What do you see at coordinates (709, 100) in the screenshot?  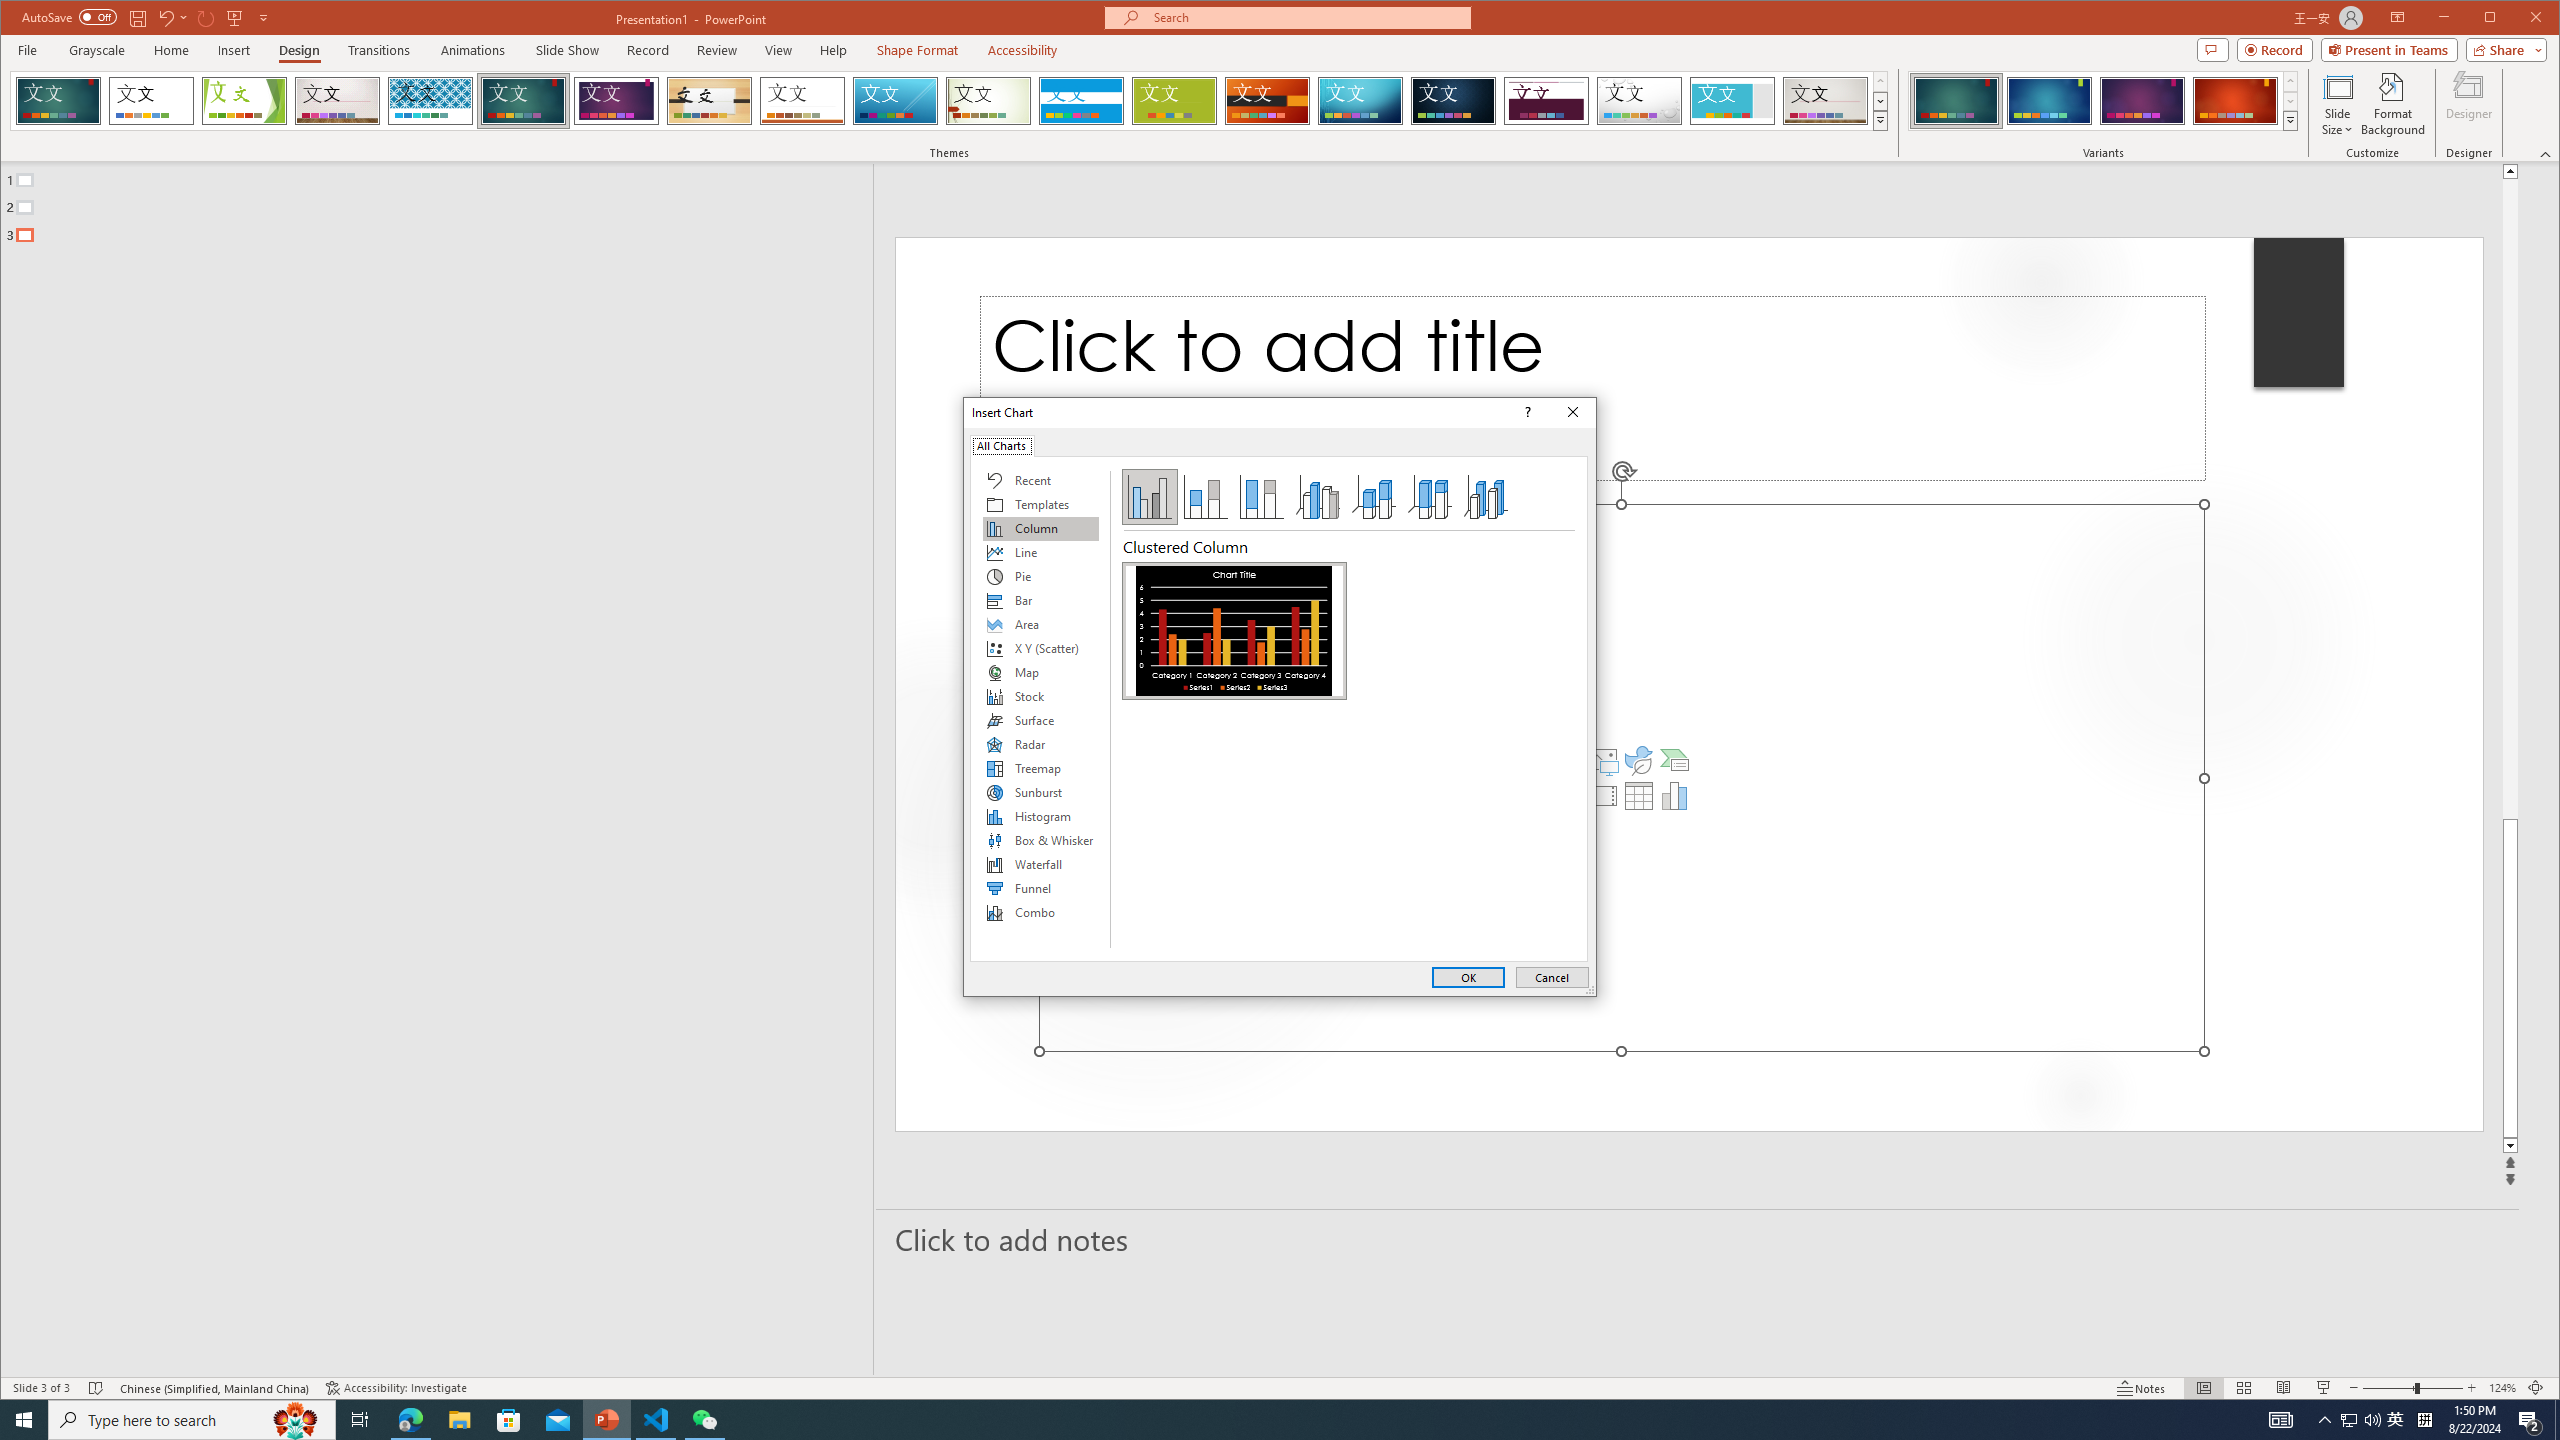 I see `'Organic'` at bounding box center [709, 100].